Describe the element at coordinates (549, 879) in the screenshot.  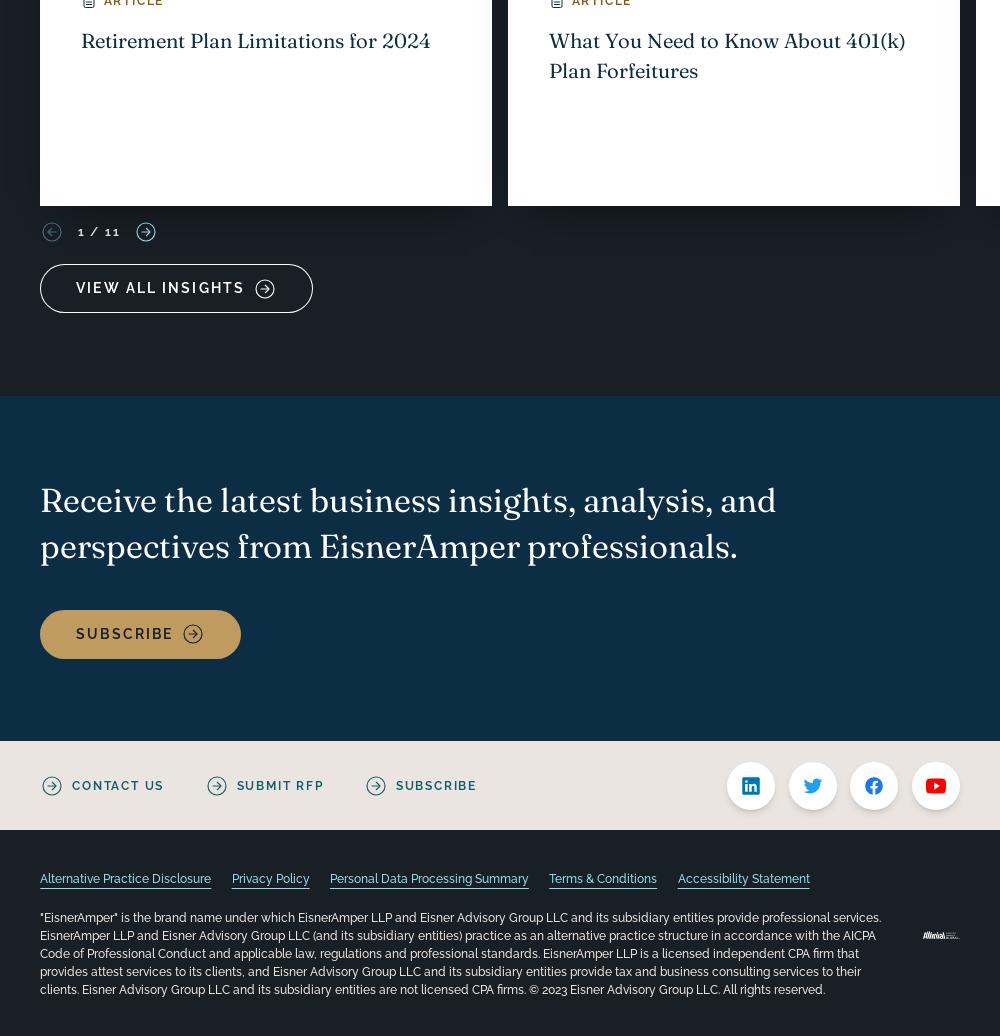
I see `'Terms & Conditions'` at that location.